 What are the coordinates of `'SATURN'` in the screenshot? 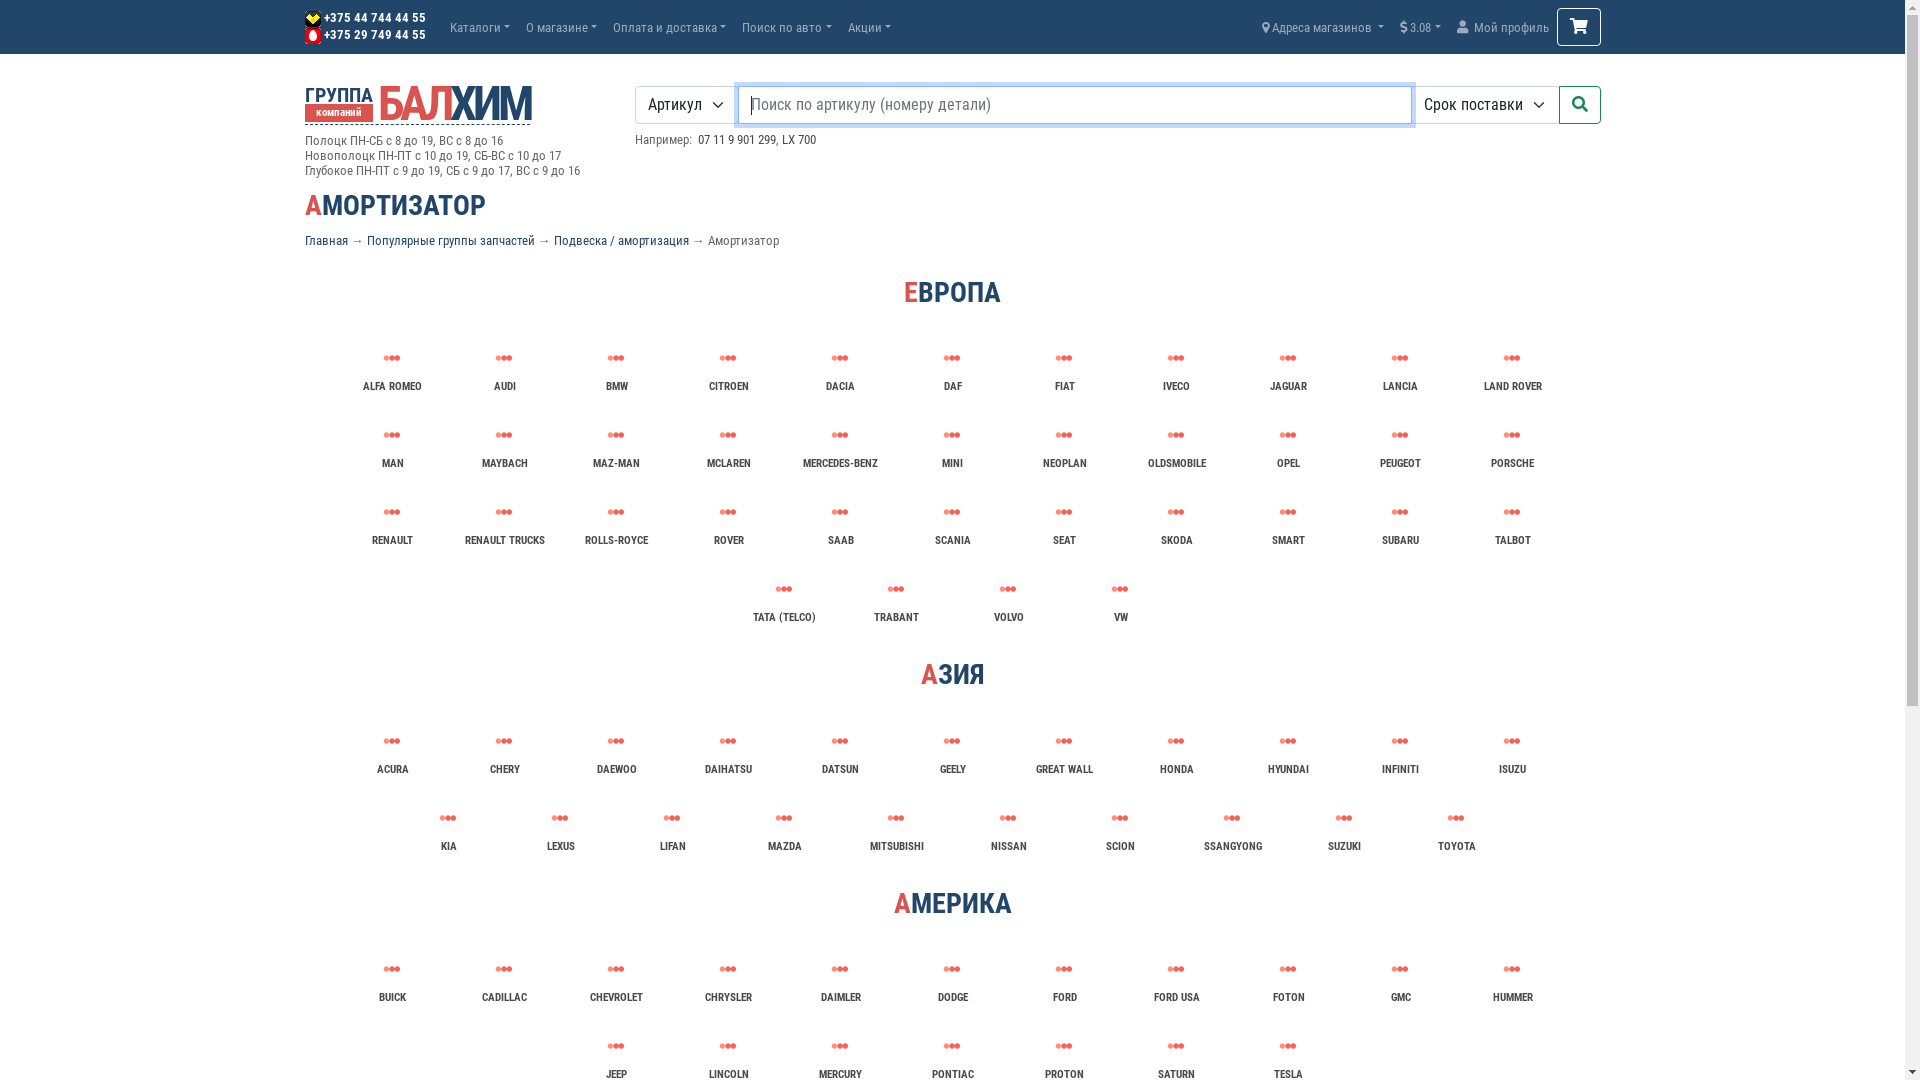 It's located at (1176, 1044).